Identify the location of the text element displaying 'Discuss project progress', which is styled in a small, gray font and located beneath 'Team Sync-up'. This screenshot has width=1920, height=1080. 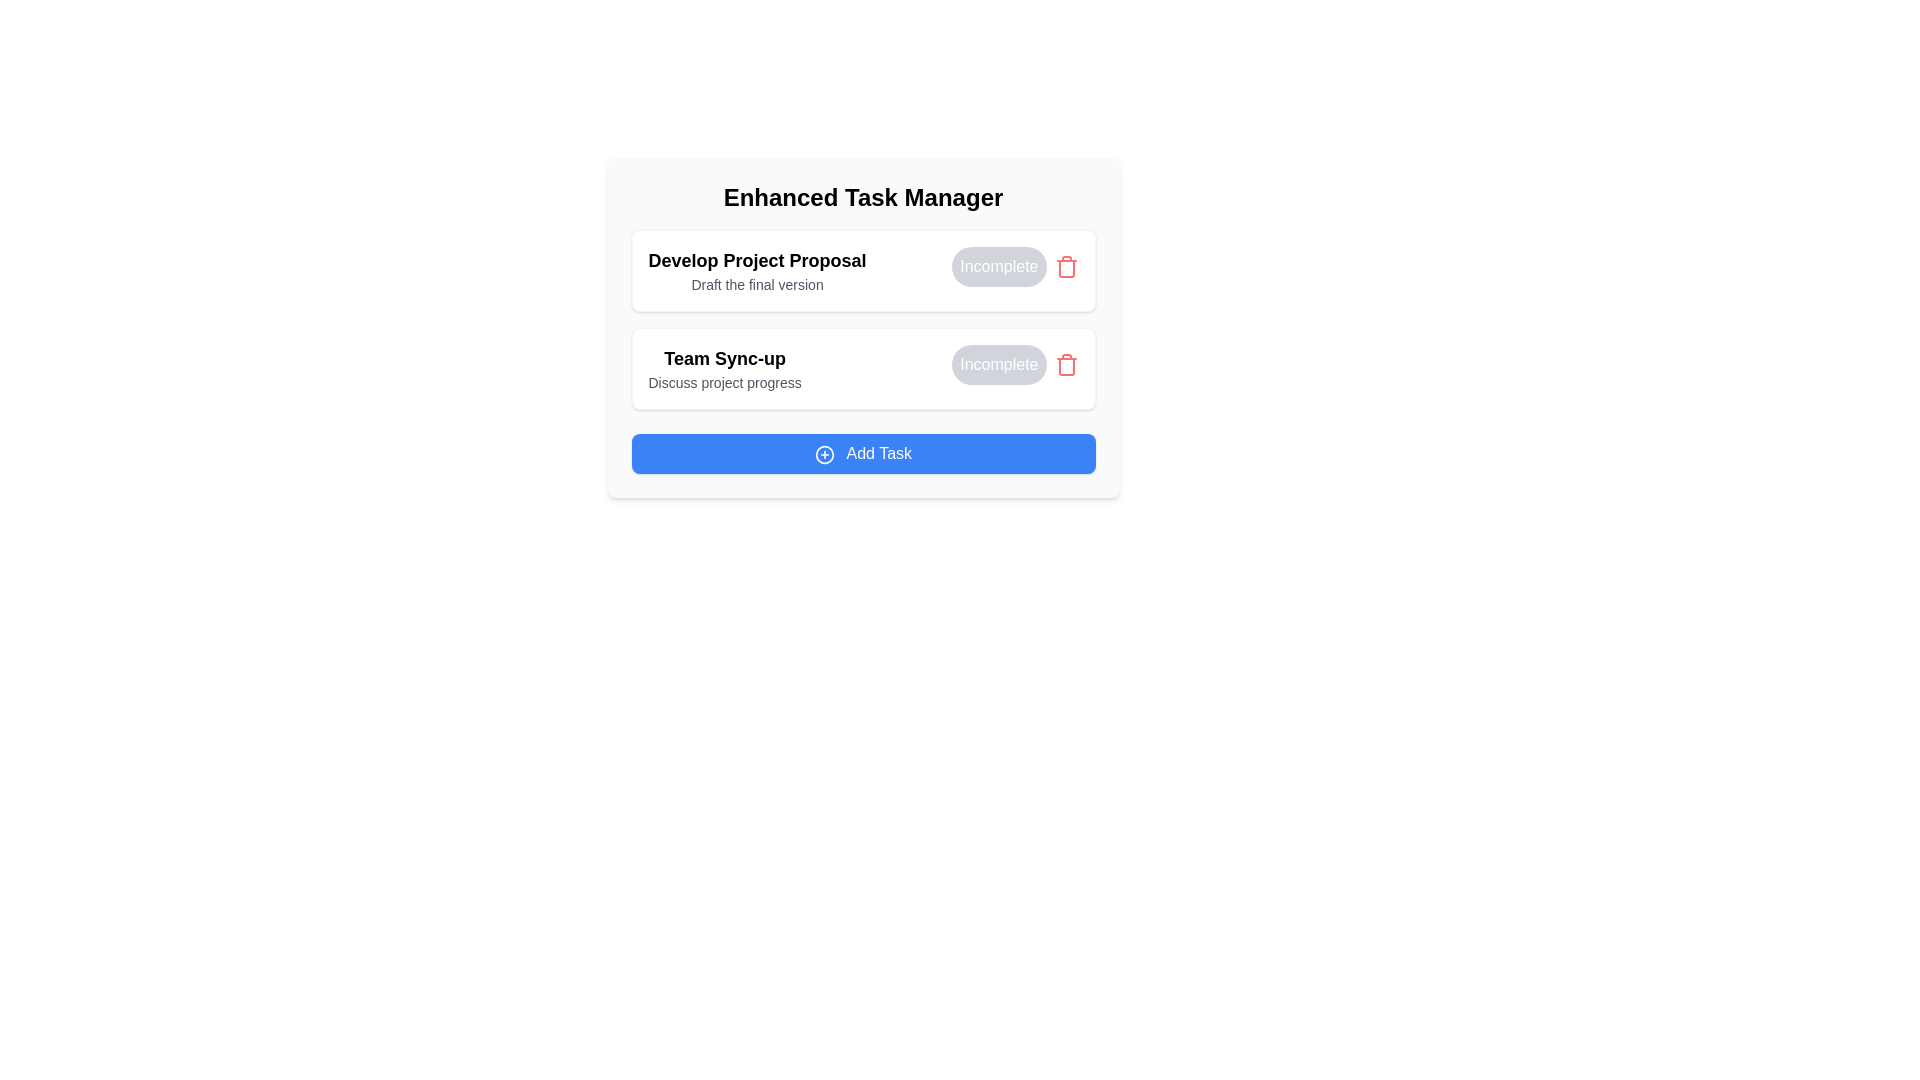
(724, 382).